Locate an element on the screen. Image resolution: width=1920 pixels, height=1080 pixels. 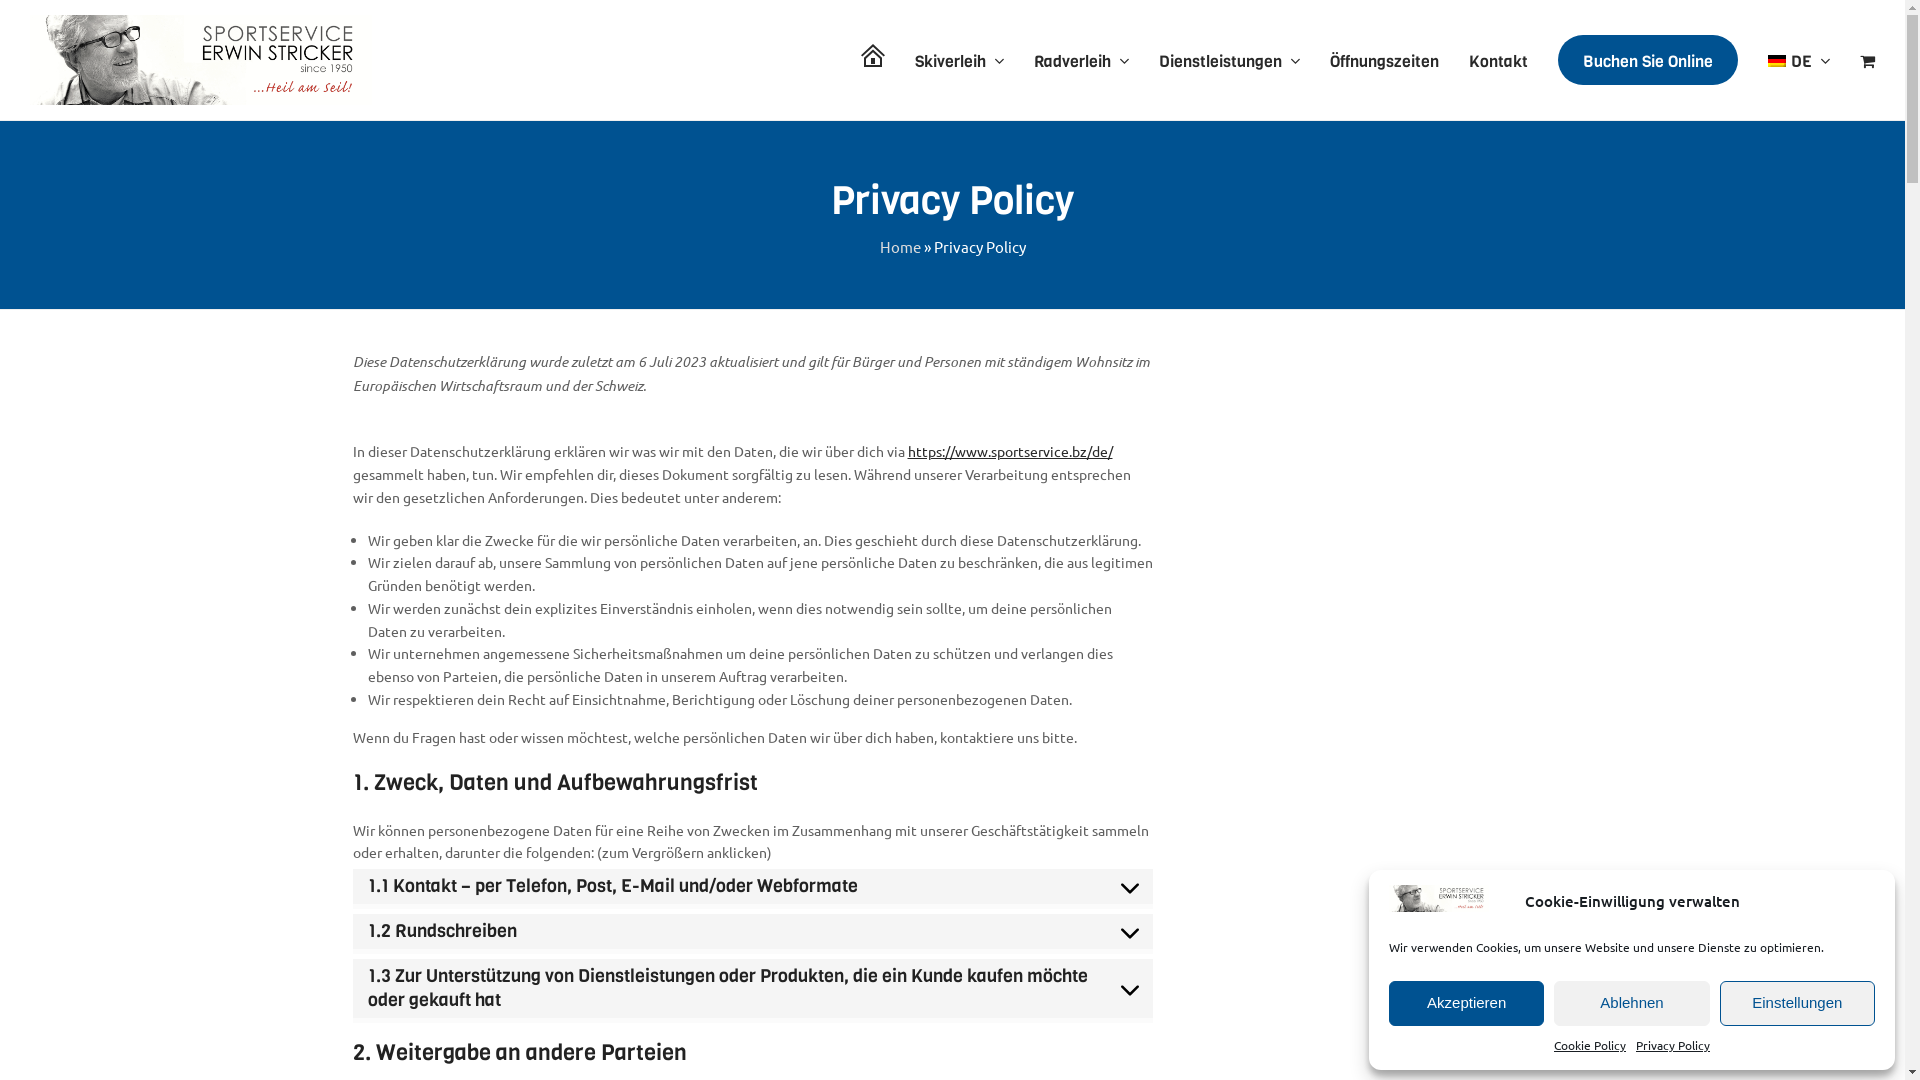
'Cookie Policy' is located at coordinates (1588, 1044).